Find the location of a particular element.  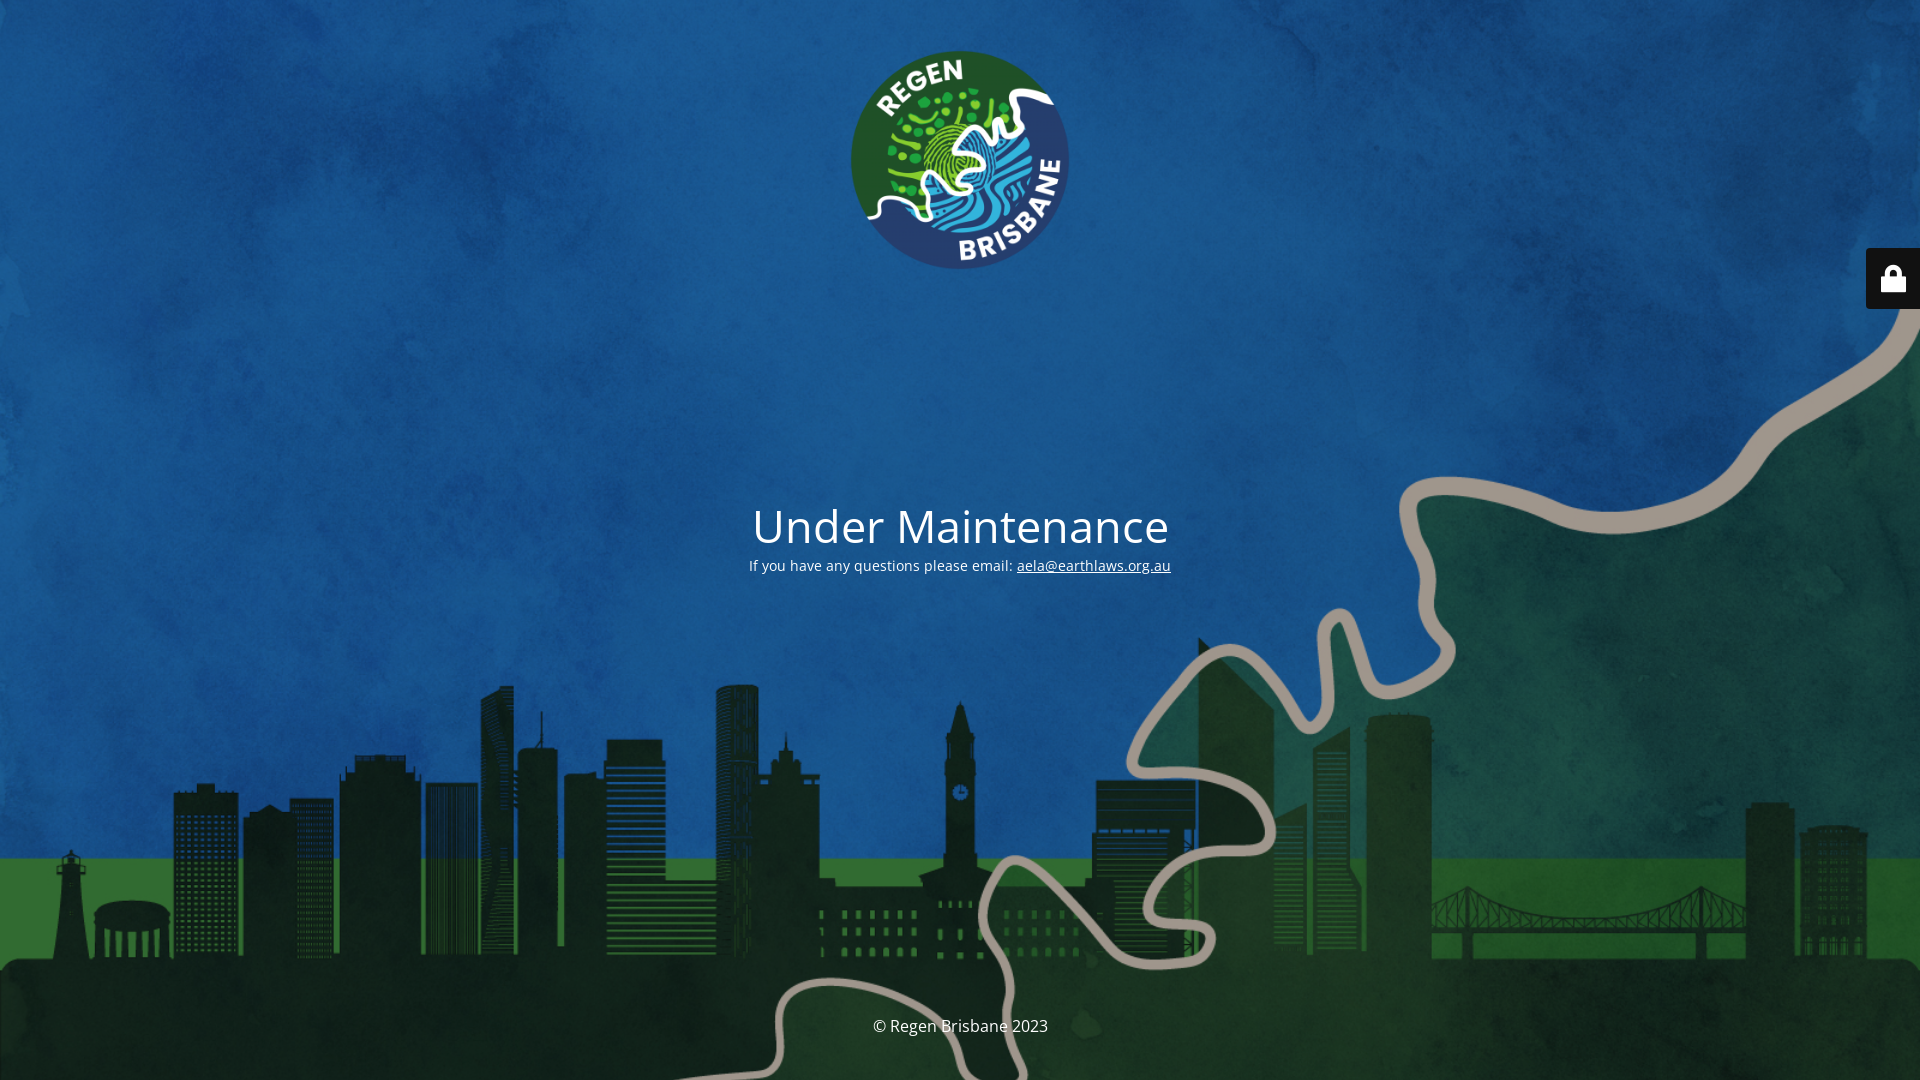

'aela@earthlaws.org.au' is located at coordinates (1017, 565).